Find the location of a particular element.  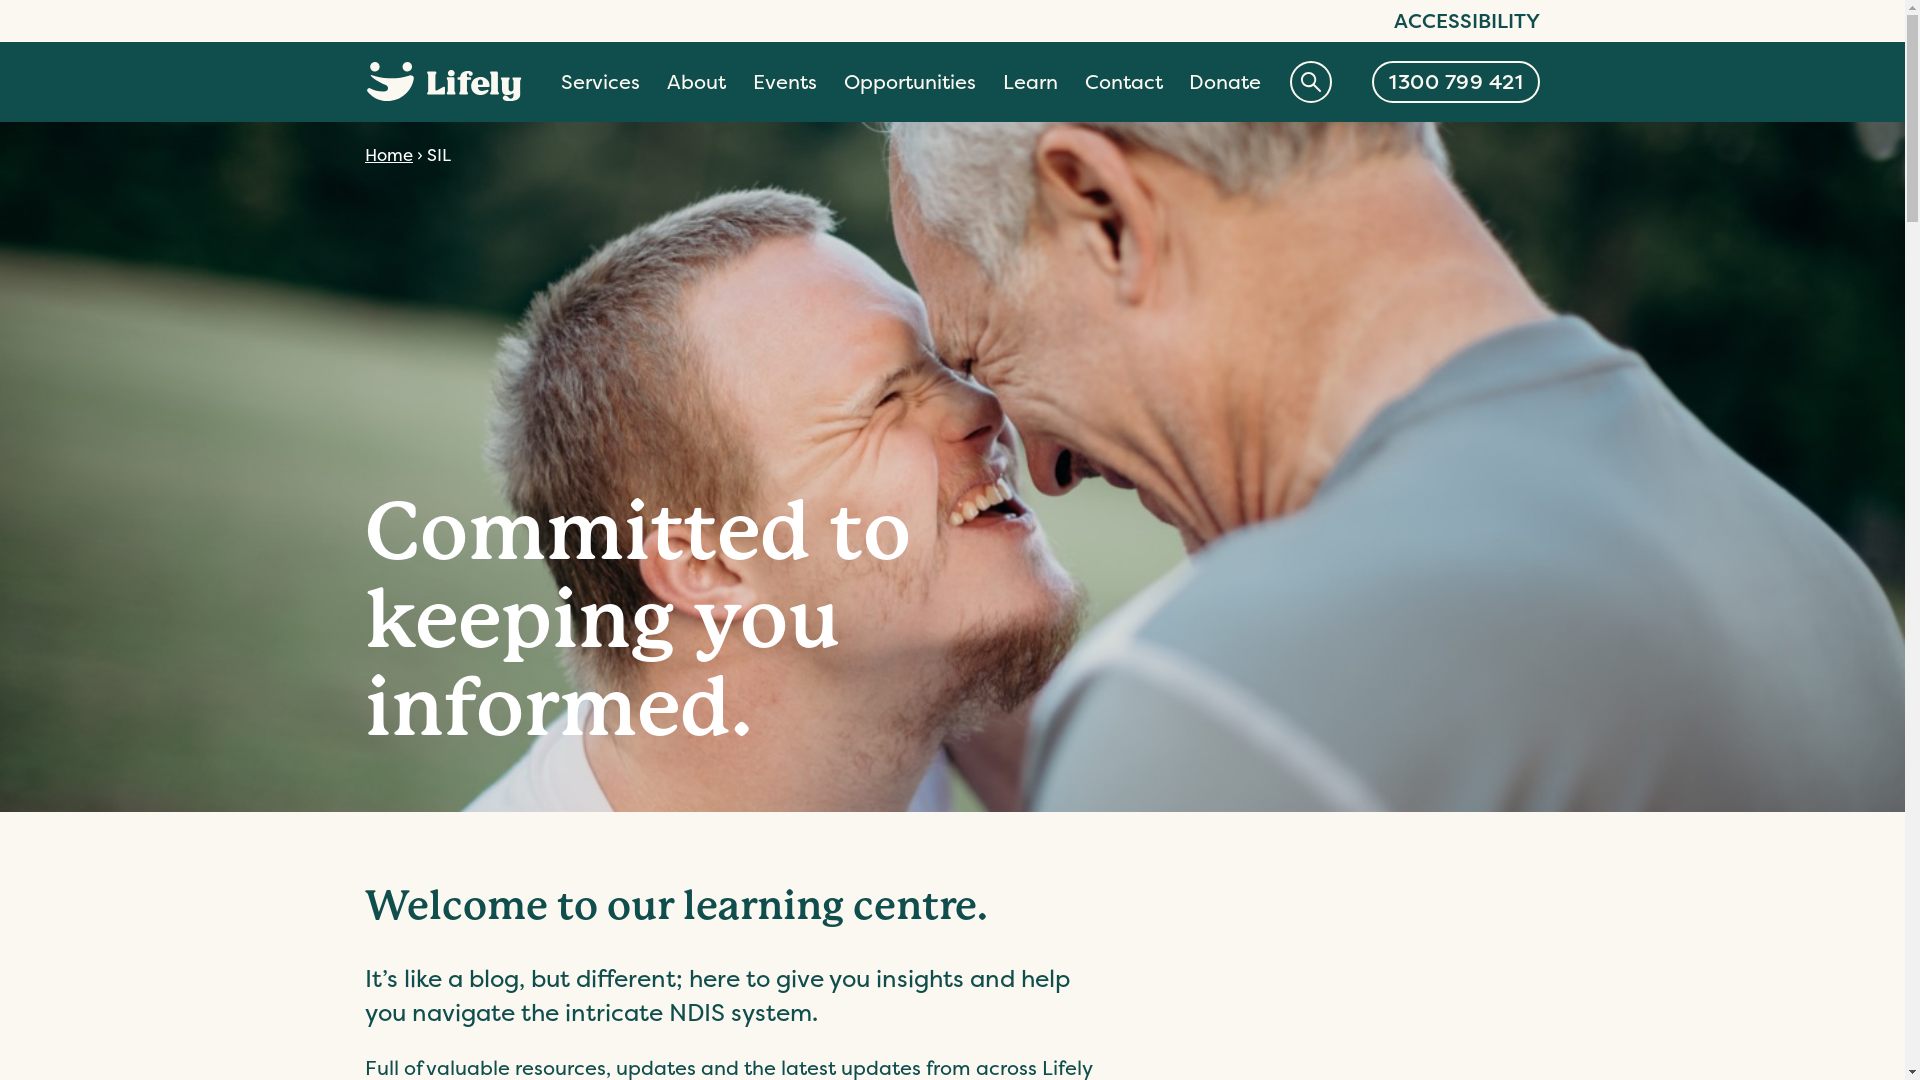

'ACCESSIBILITY' is located at coordinates (1392, 20).